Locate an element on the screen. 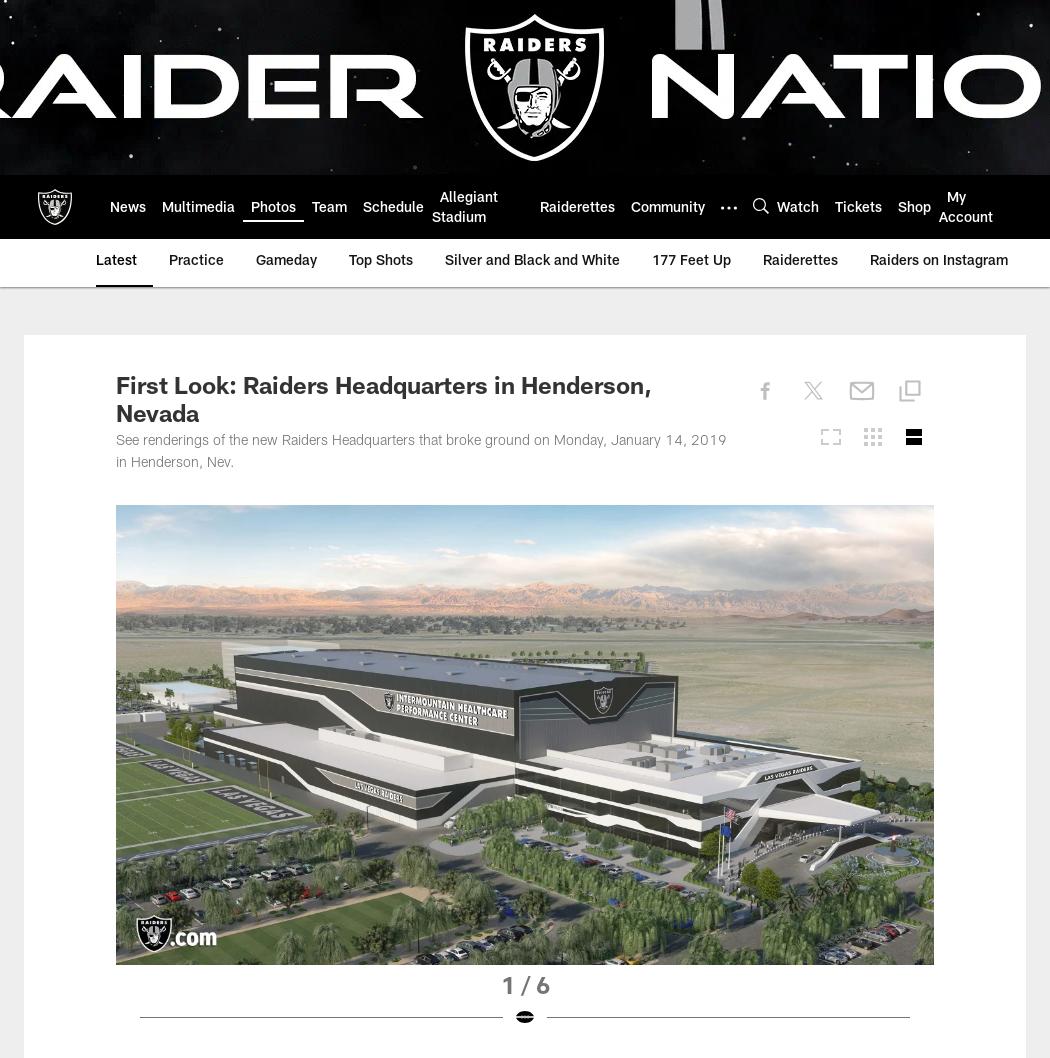 The image size is (1050, 1058). 'Fans' is located at coordinates (276, 205).